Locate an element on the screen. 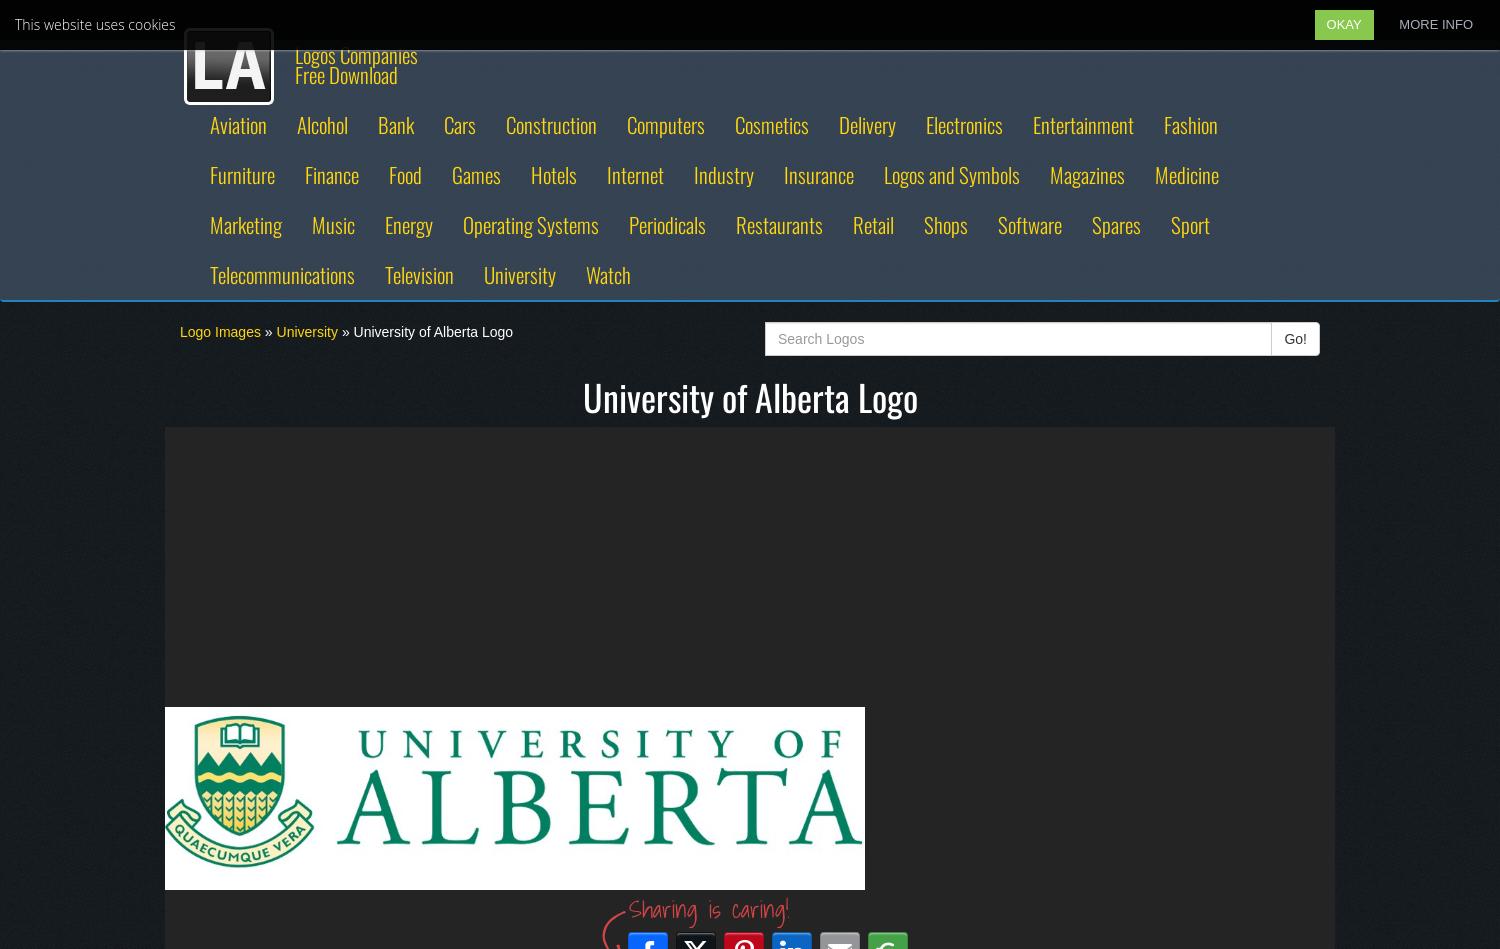 Image resolution: width=1500 pixels, height=949 pixels. 'Logos Companies' is located at coordinates (355, 54).